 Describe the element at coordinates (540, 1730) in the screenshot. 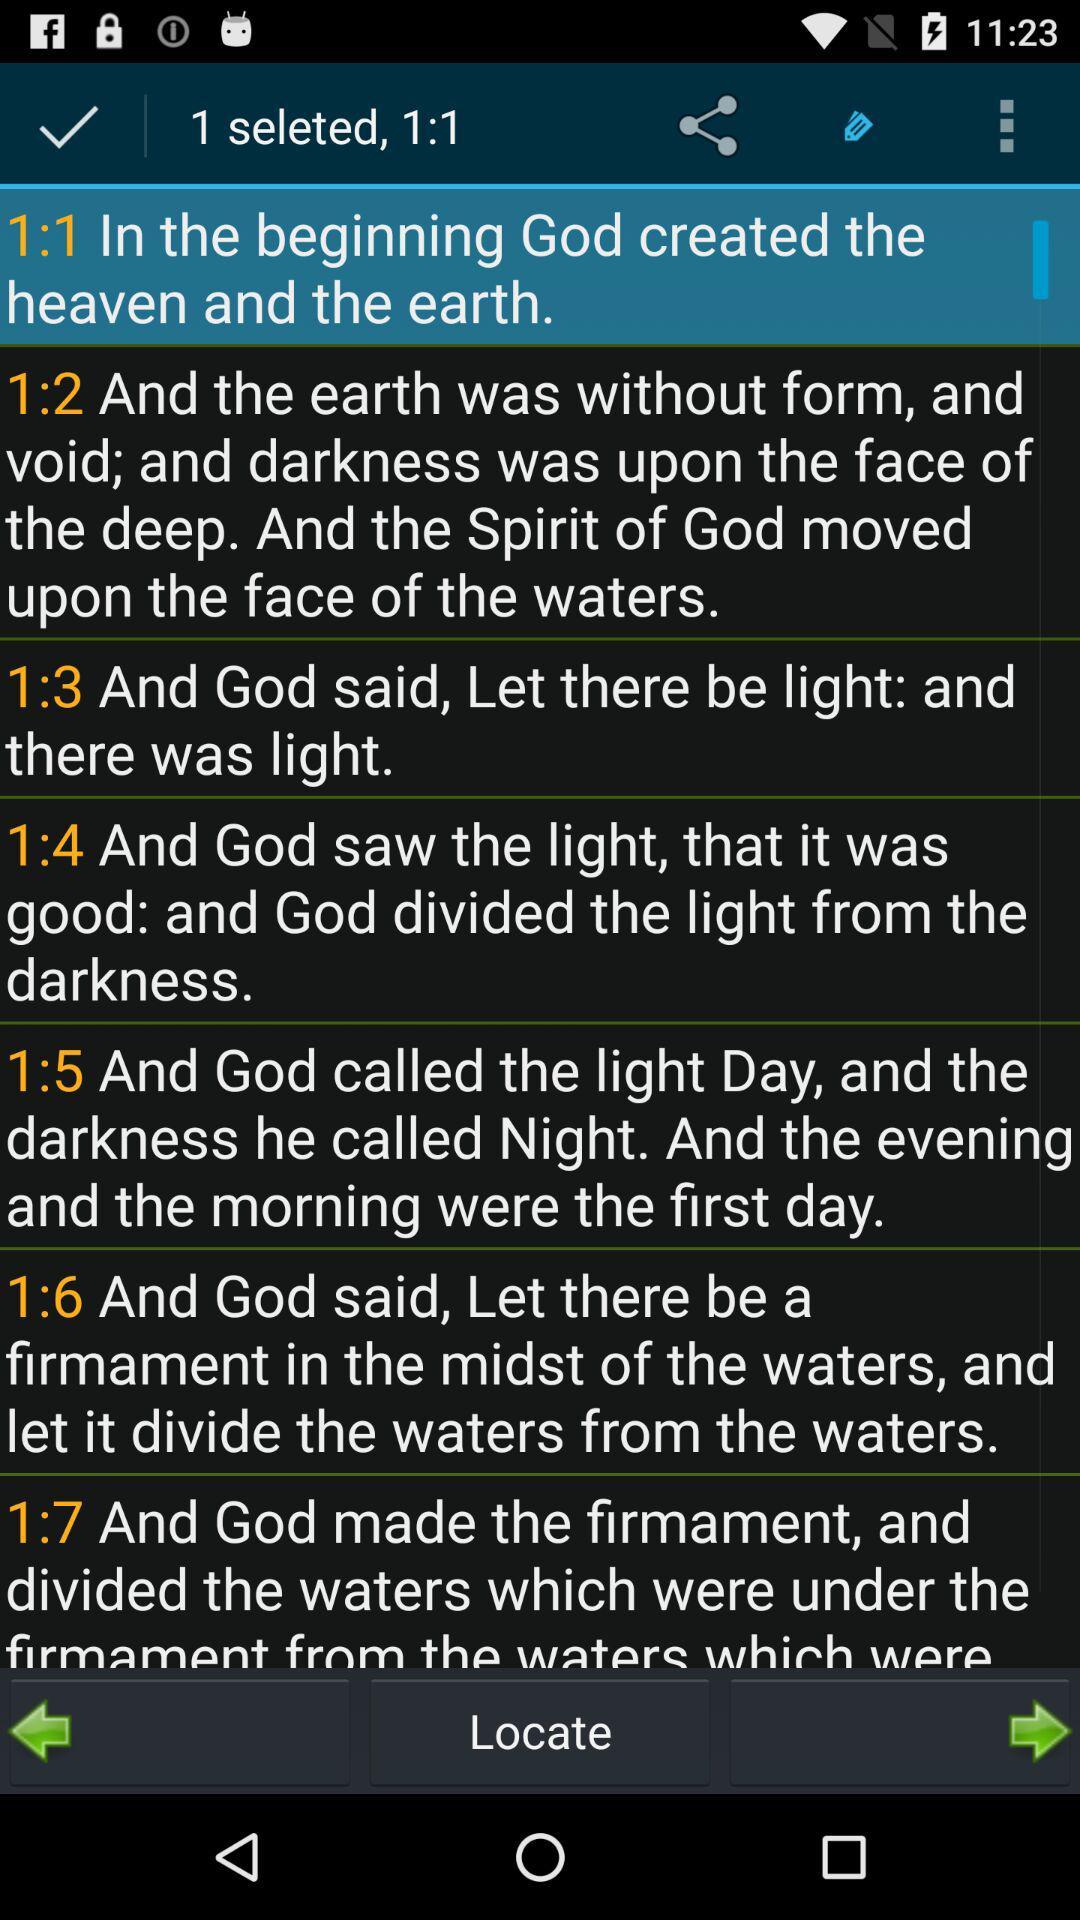

I see `locate button` at that location.